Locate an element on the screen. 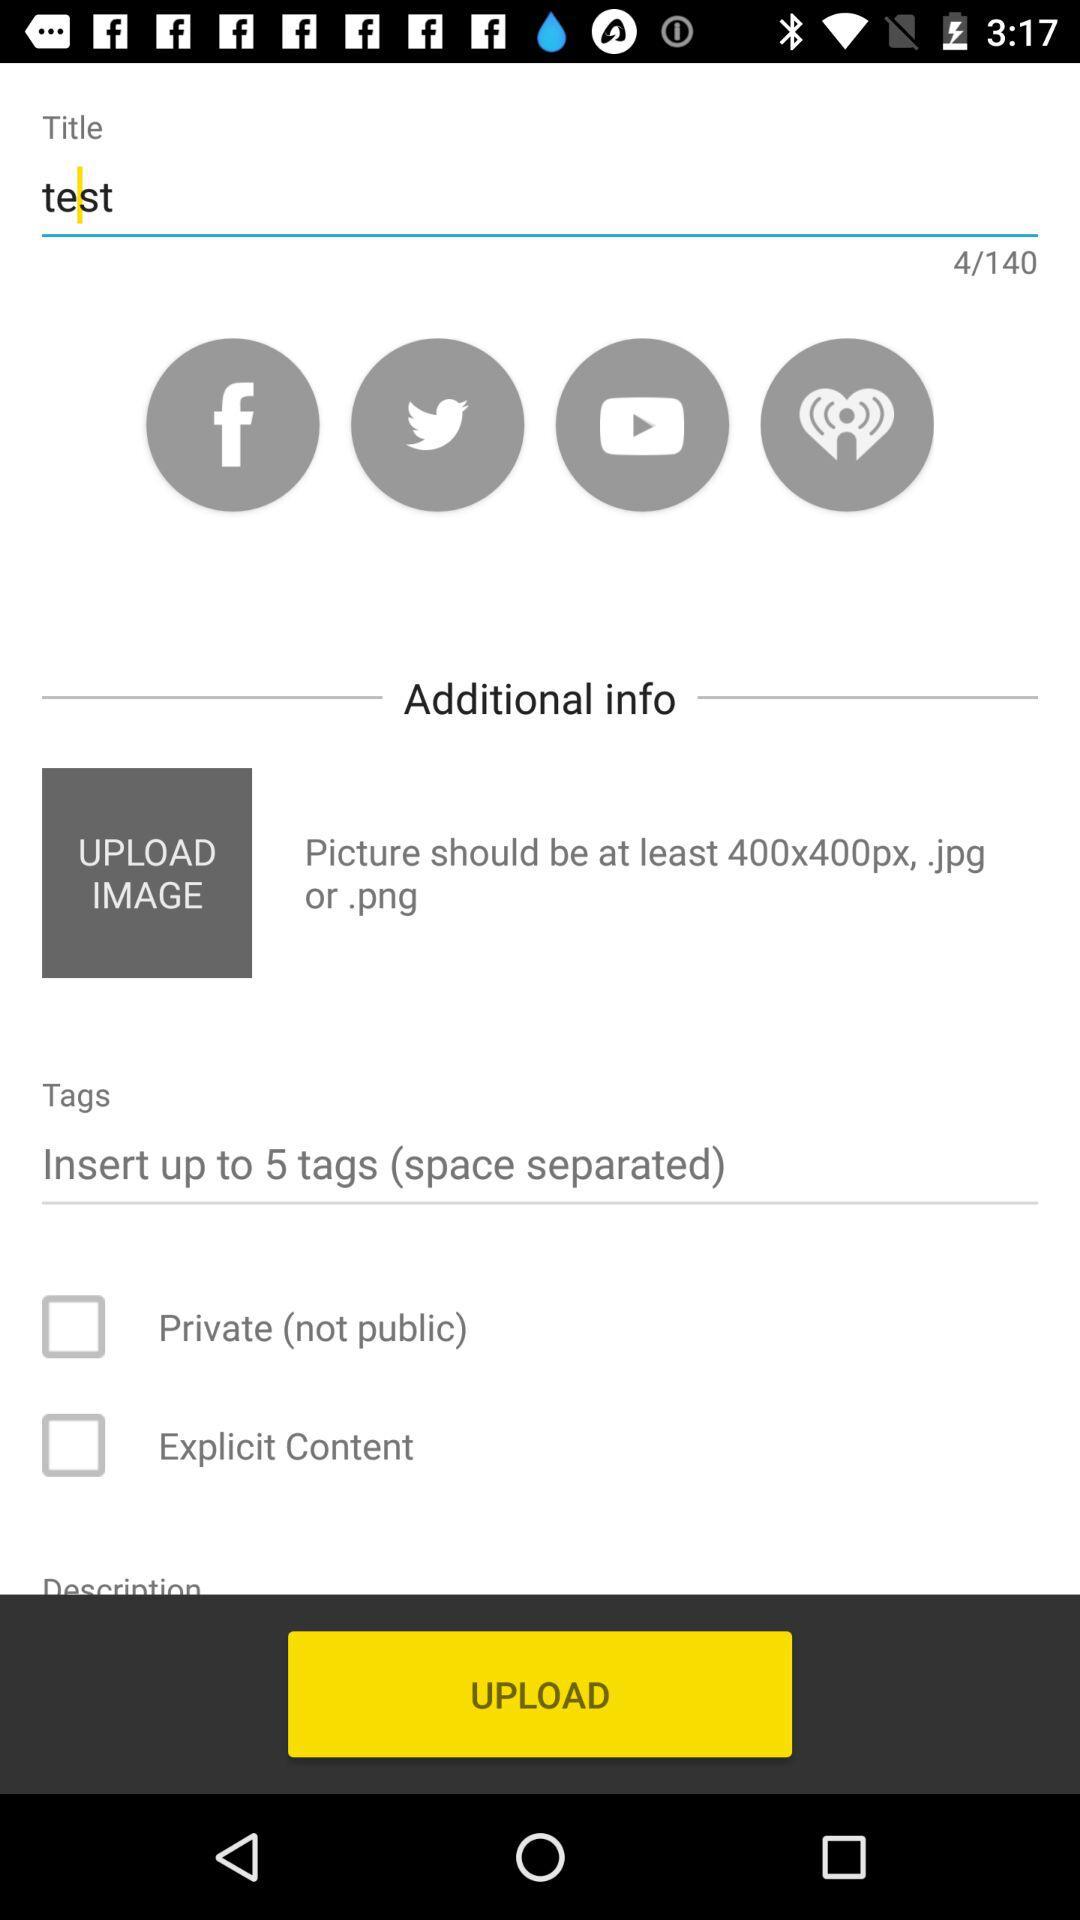 The image size is (1080, 1920). open youtube is located at coordinates (642, 423).